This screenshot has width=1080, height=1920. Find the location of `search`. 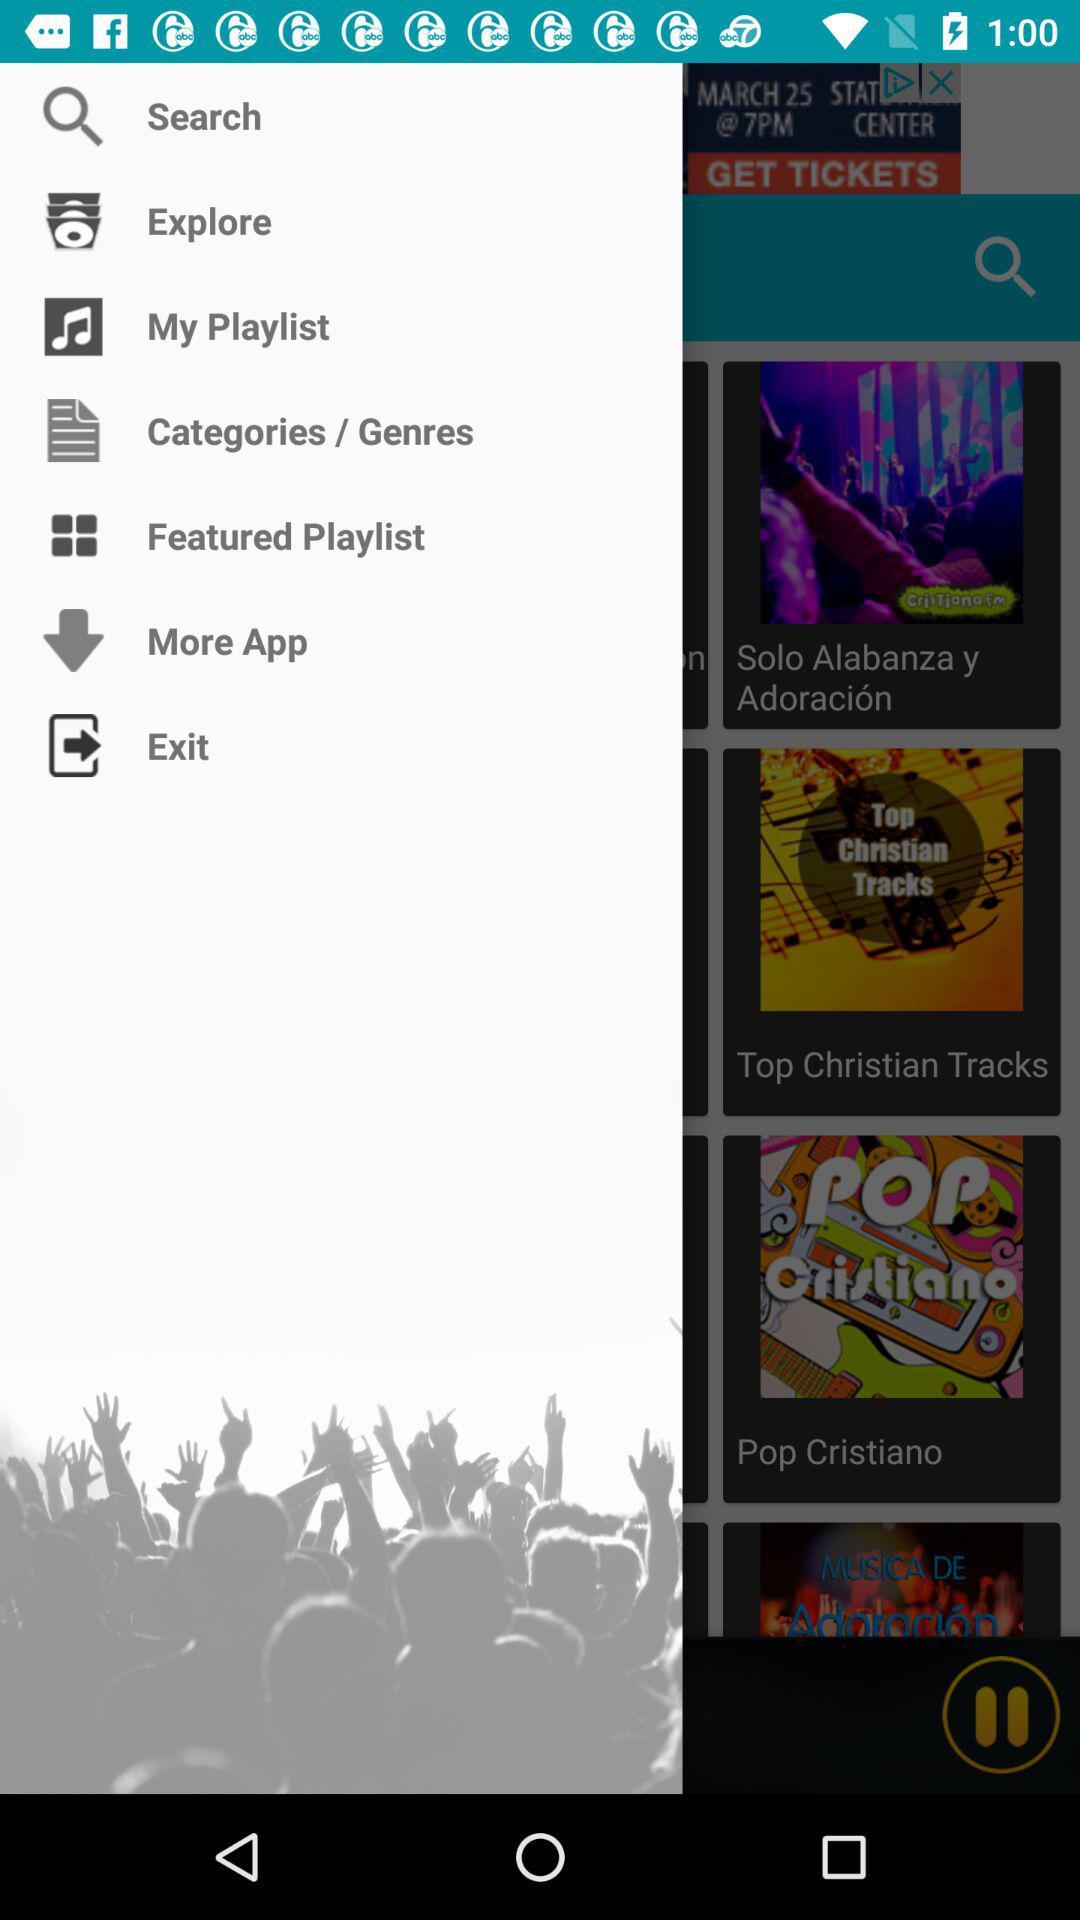

search is located at coordinates (540, 127).